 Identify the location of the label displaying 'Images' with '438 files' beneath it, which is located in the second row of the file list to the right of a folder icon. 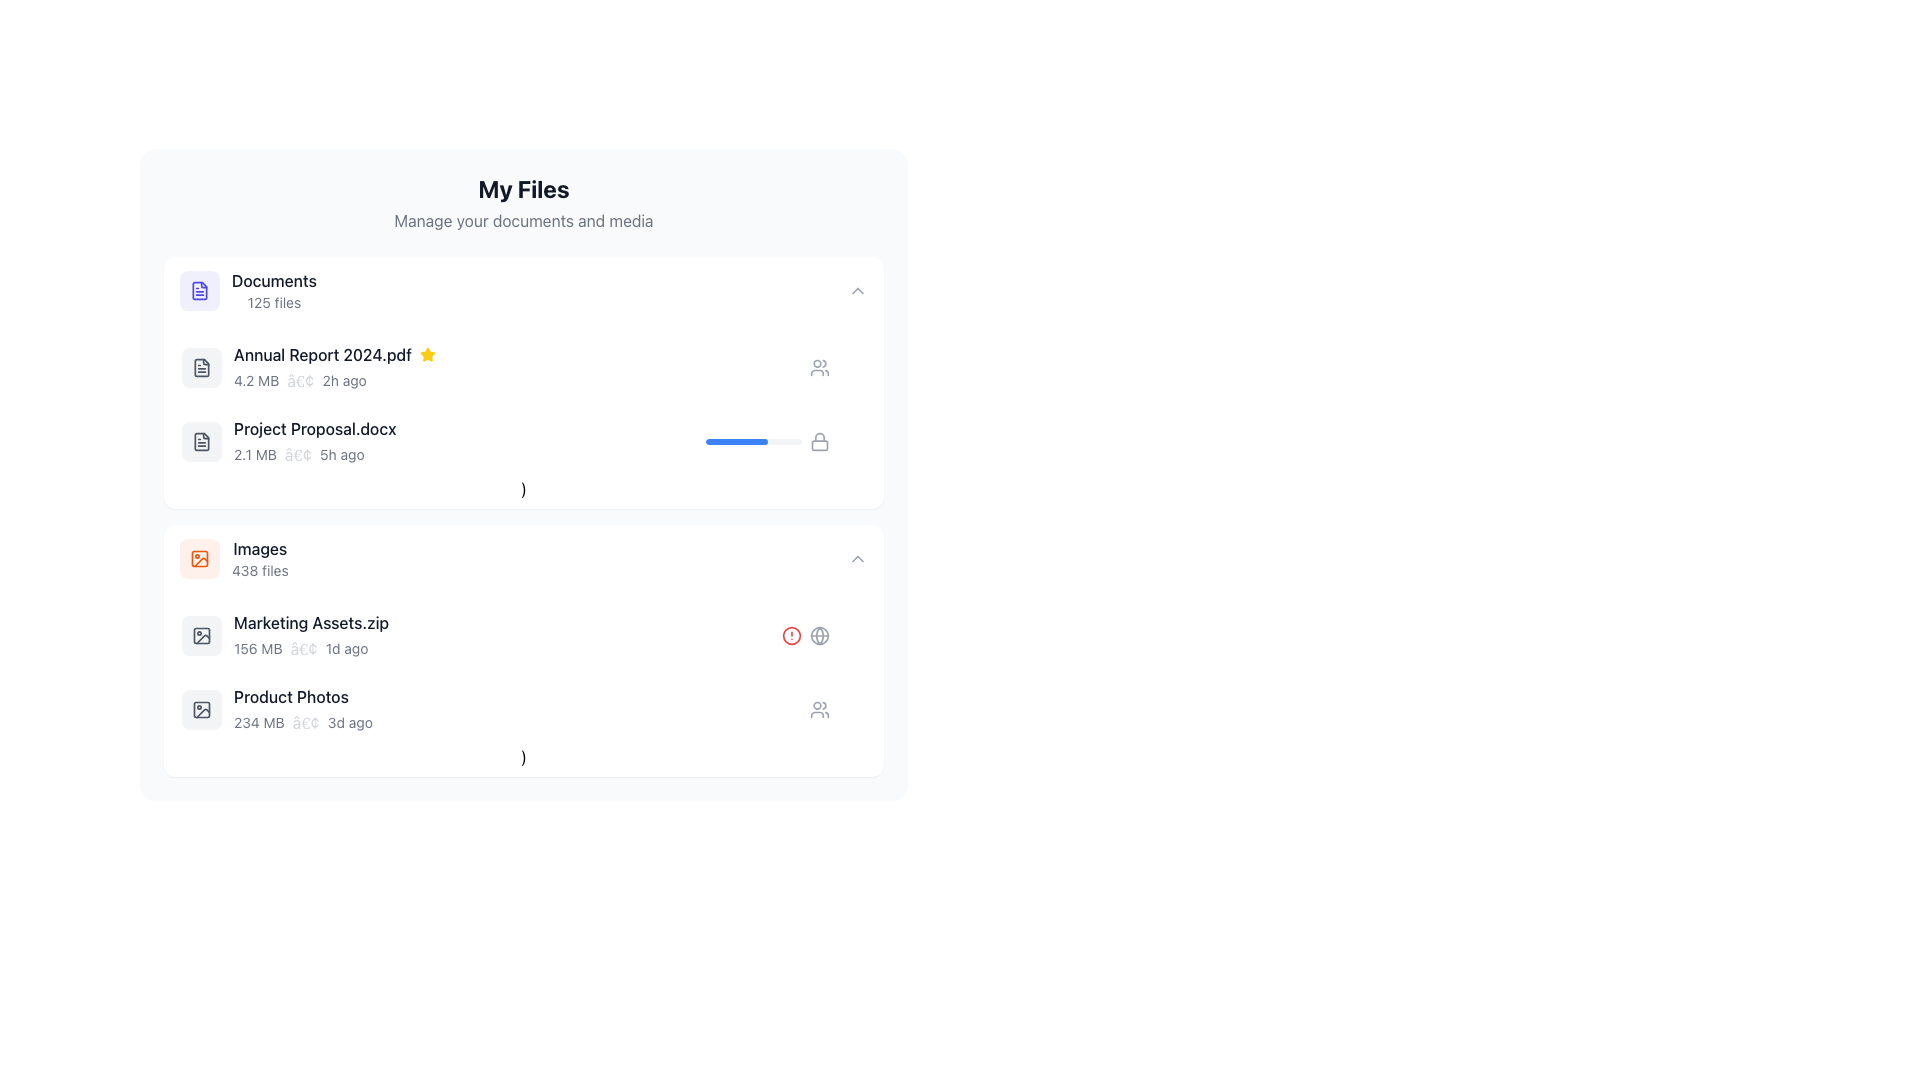
(259, 559).